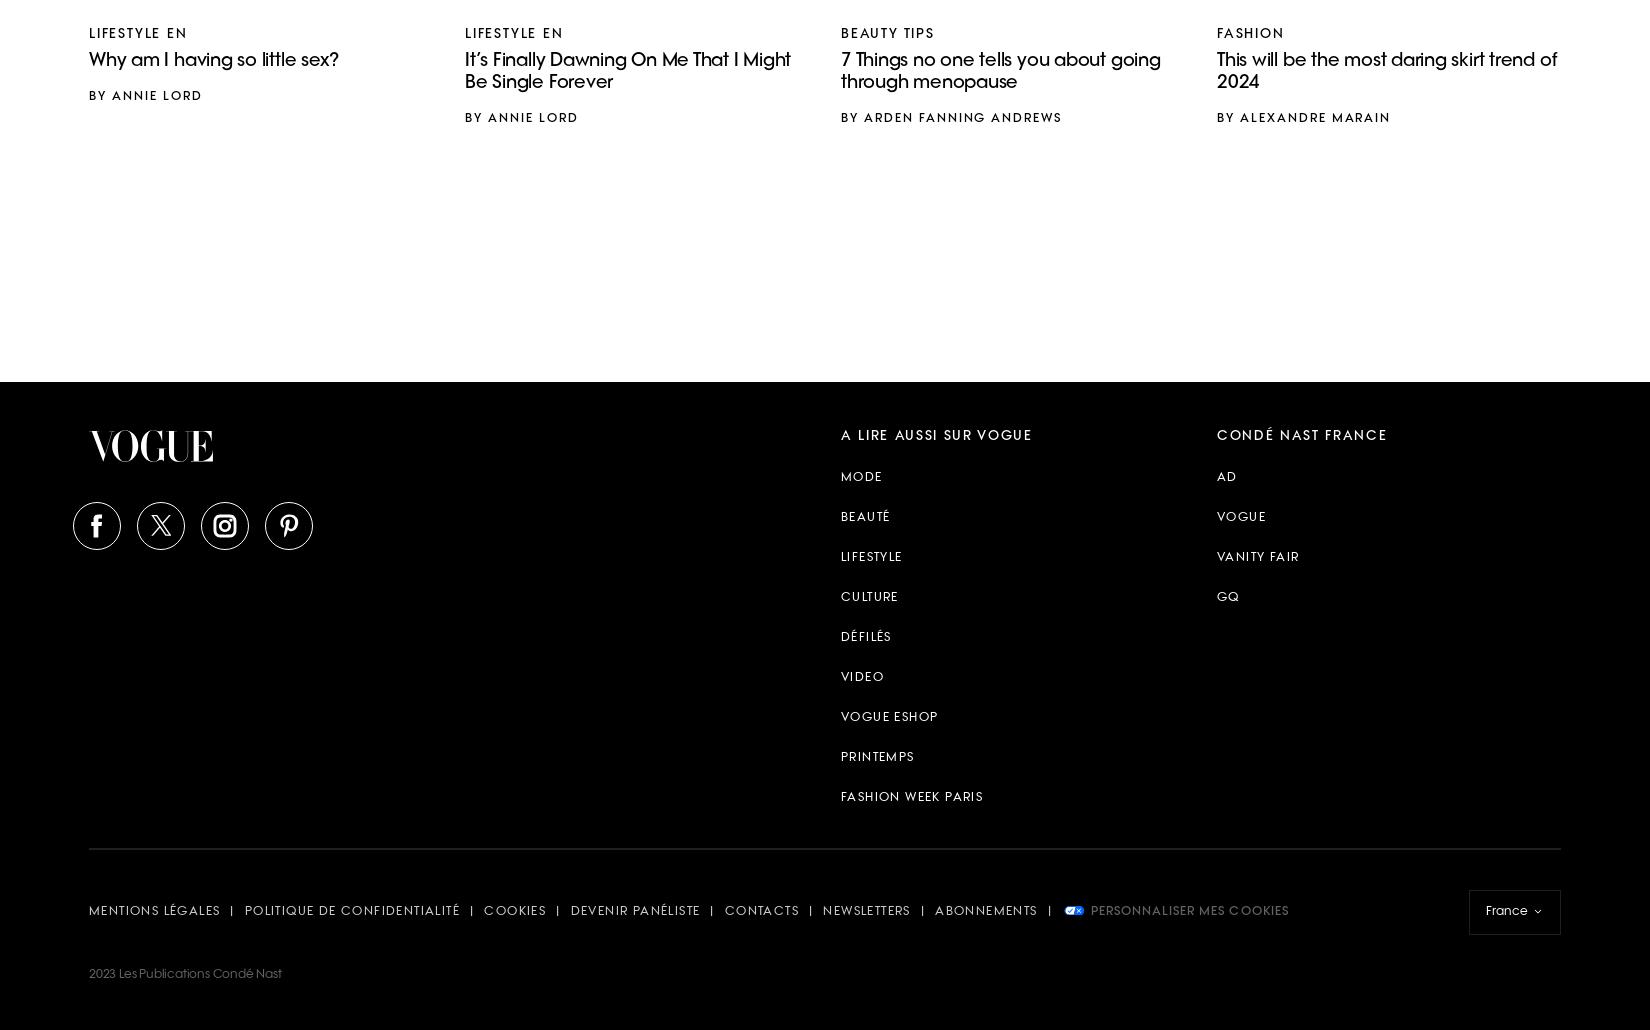 This screenshot has width=1650, height=1030. I want to click on 'Vogue Eshop', so click(841, 718).